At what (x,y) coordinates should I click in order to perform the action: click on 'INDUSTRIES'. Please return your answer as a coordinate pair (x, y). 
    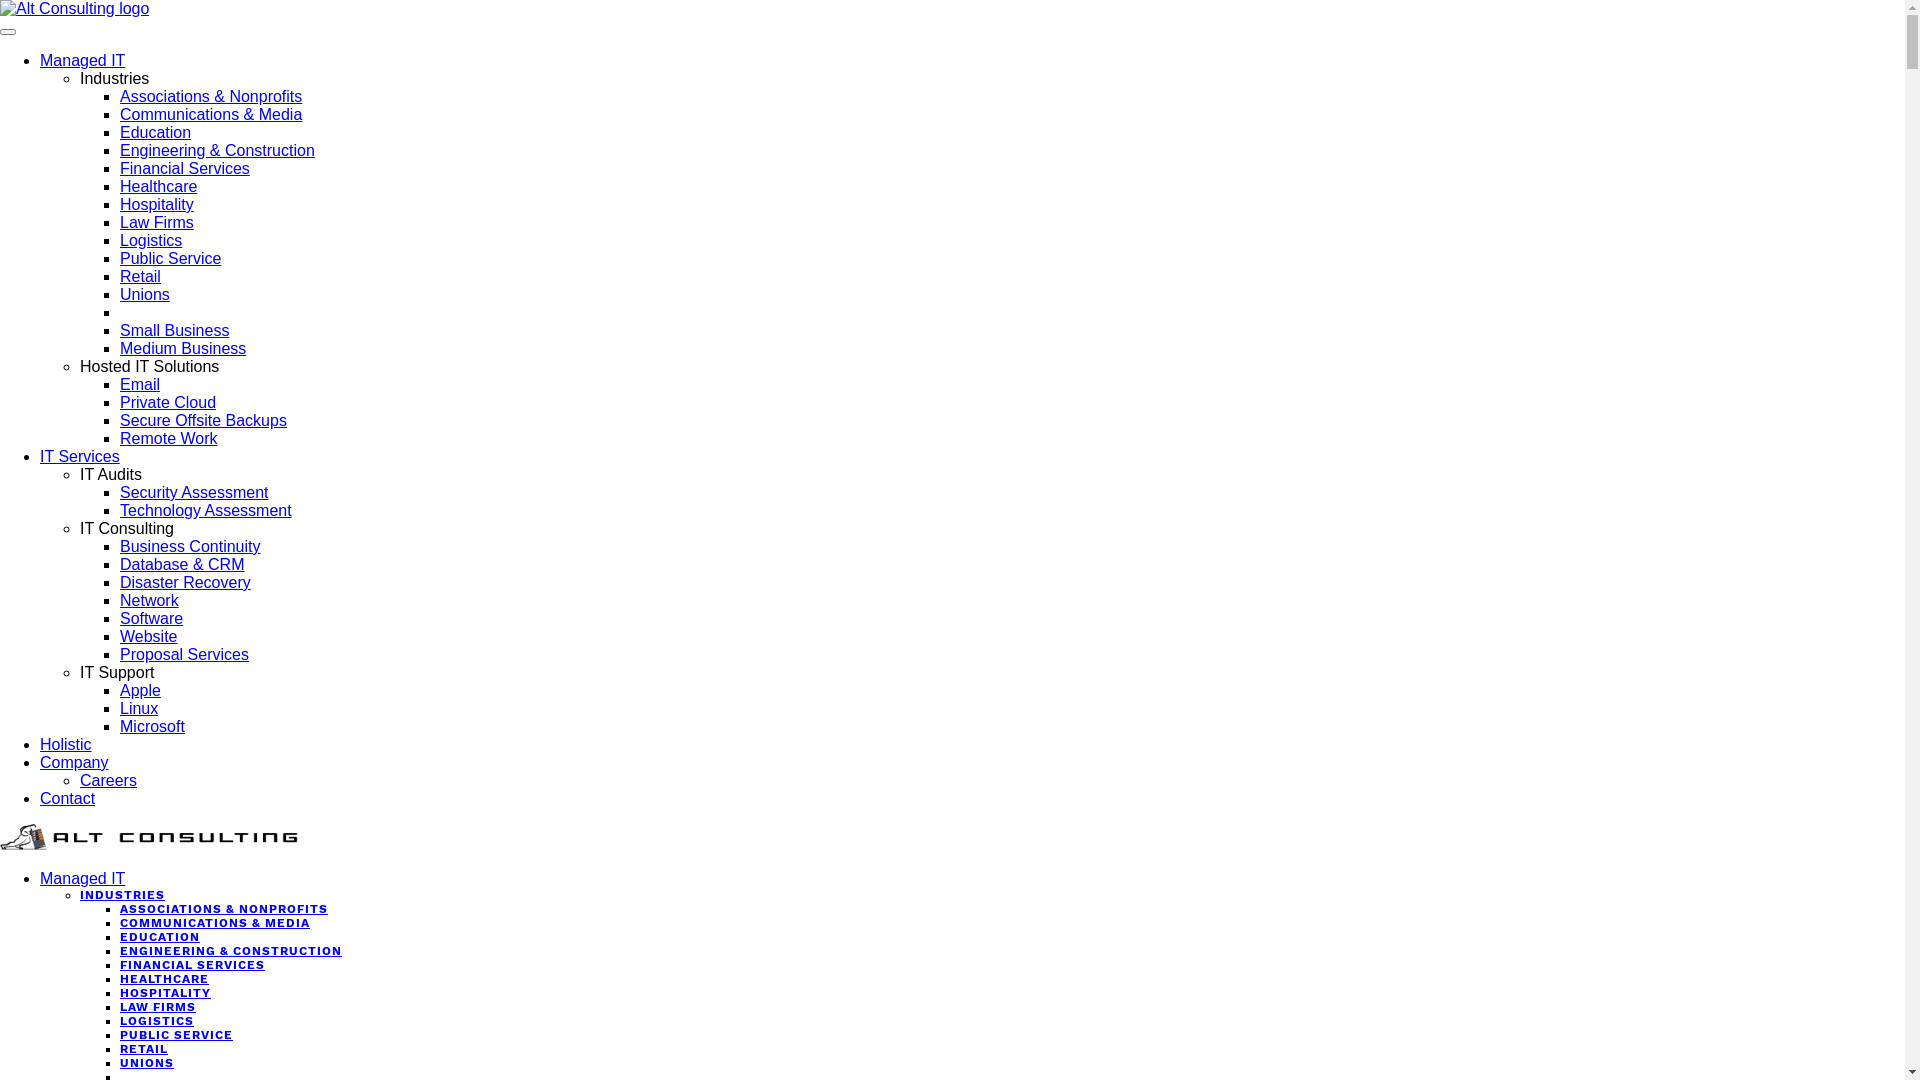
    Looking at the image, I should click on (121, 893).